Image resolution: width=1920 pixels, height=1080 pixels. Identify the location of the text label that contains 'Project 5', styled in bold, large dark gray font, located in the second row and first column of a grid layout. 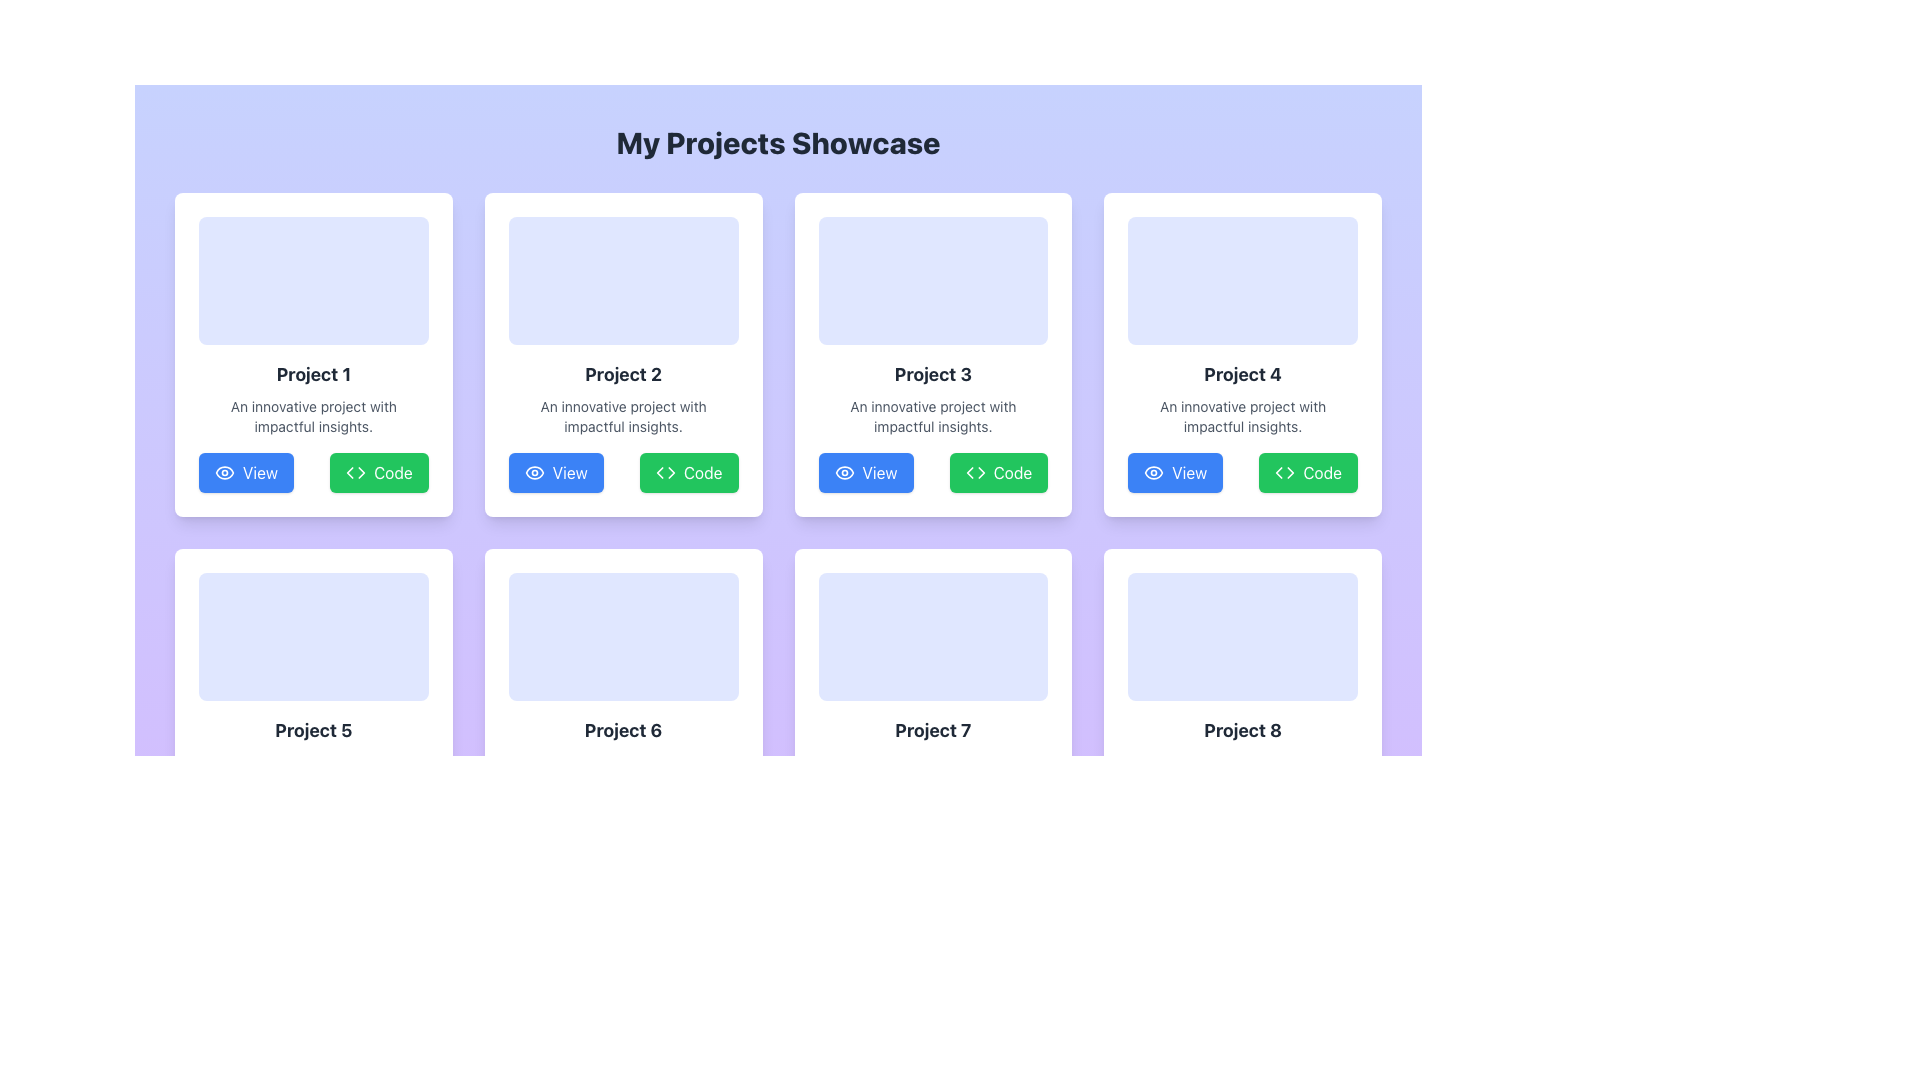
(312, 731).